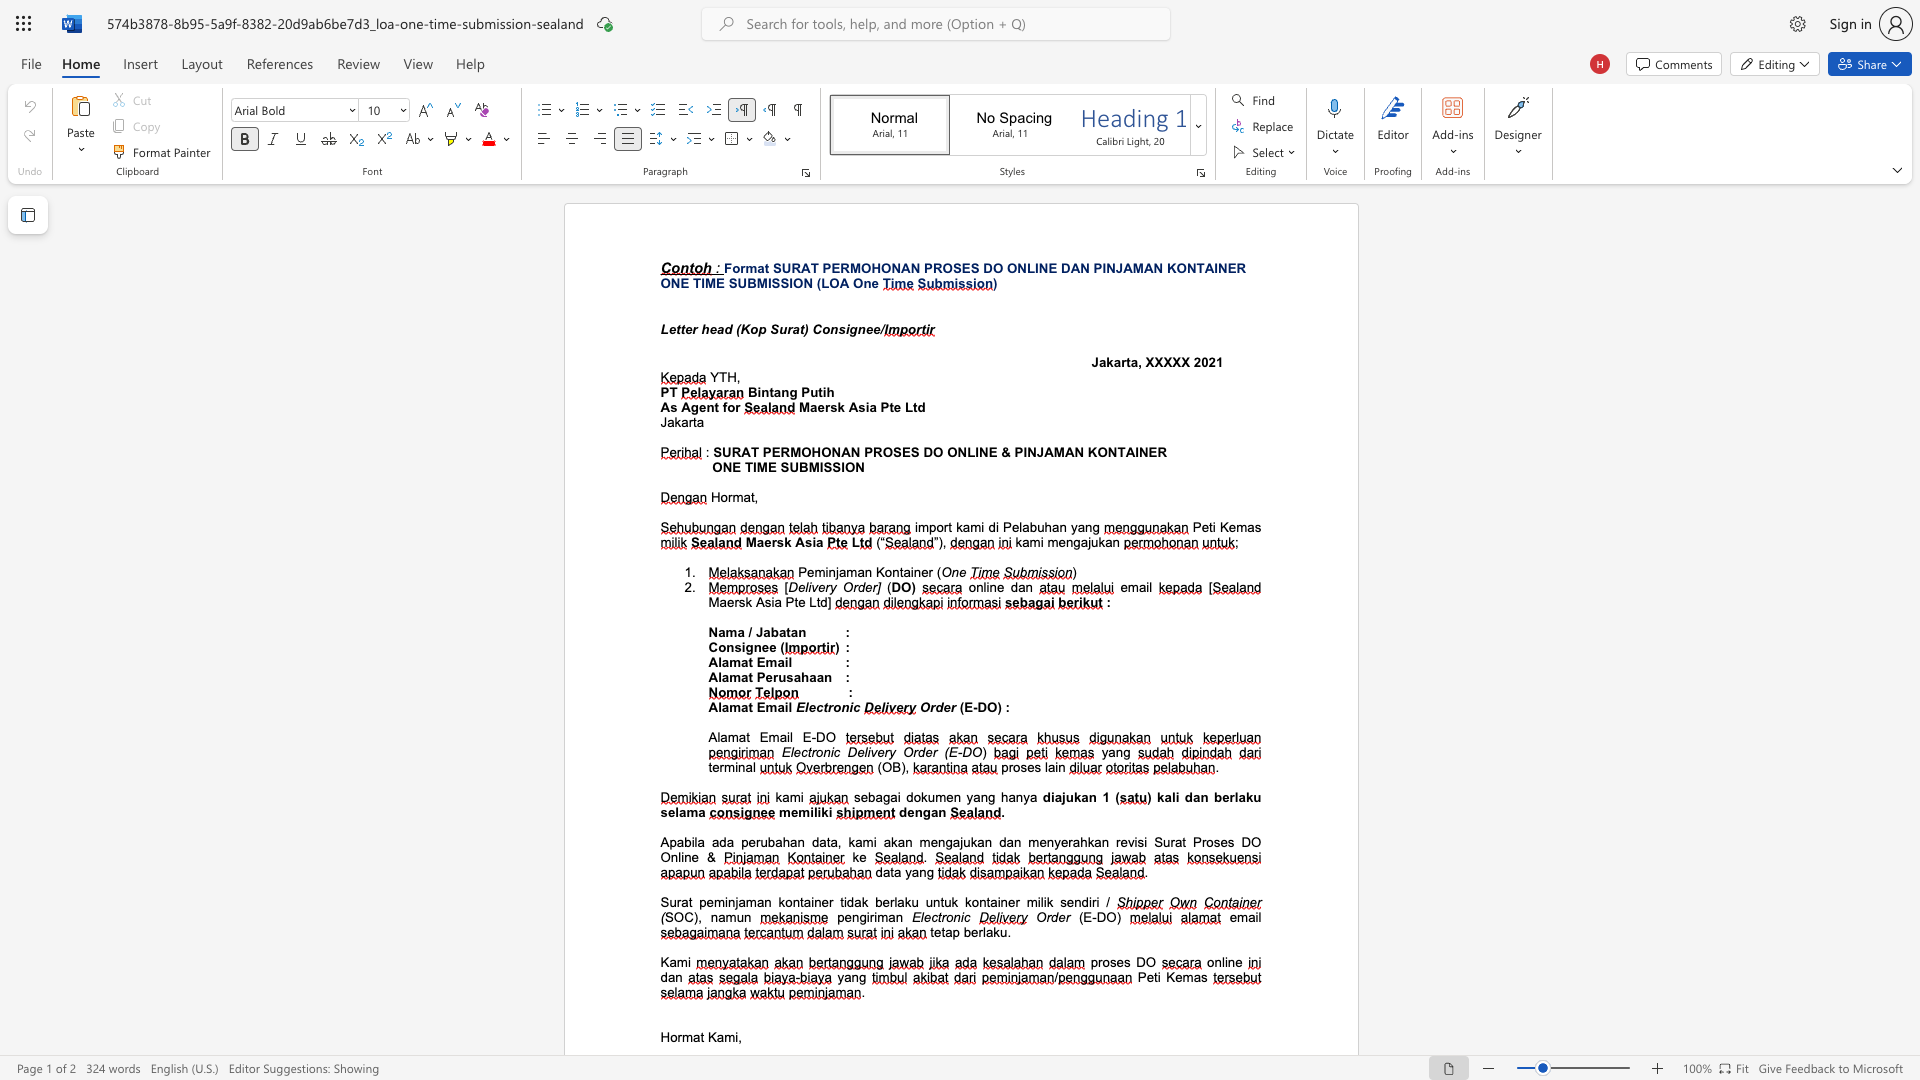 The image size is (1920, 1080). What do you see at coordinates (1072, 542) in the screenshot?
I see `the space between the continuous character "n" and "g" in the text` at bounding box center [1072, 542].